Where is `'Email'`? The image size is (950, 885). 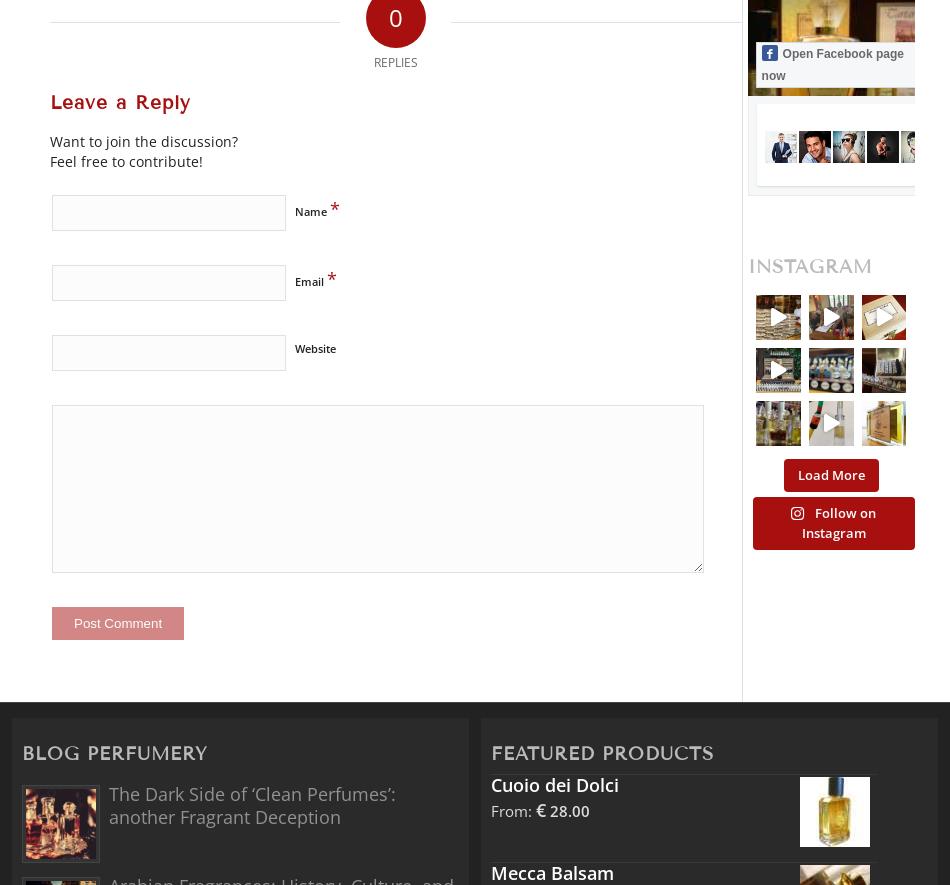 'Email' is located at coordinates (310, 280).